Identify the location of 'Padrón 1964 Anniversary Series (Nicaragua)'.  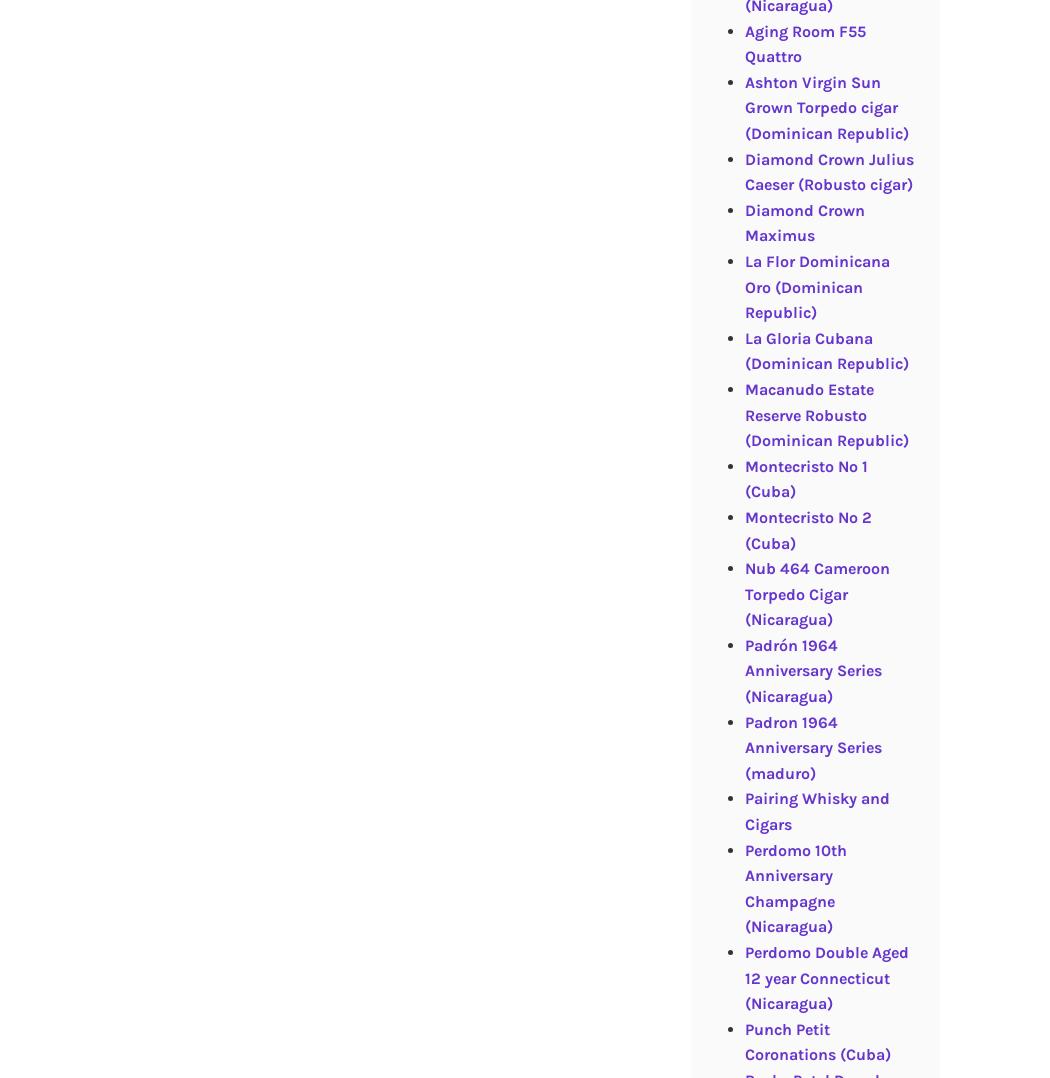
(811, 670).